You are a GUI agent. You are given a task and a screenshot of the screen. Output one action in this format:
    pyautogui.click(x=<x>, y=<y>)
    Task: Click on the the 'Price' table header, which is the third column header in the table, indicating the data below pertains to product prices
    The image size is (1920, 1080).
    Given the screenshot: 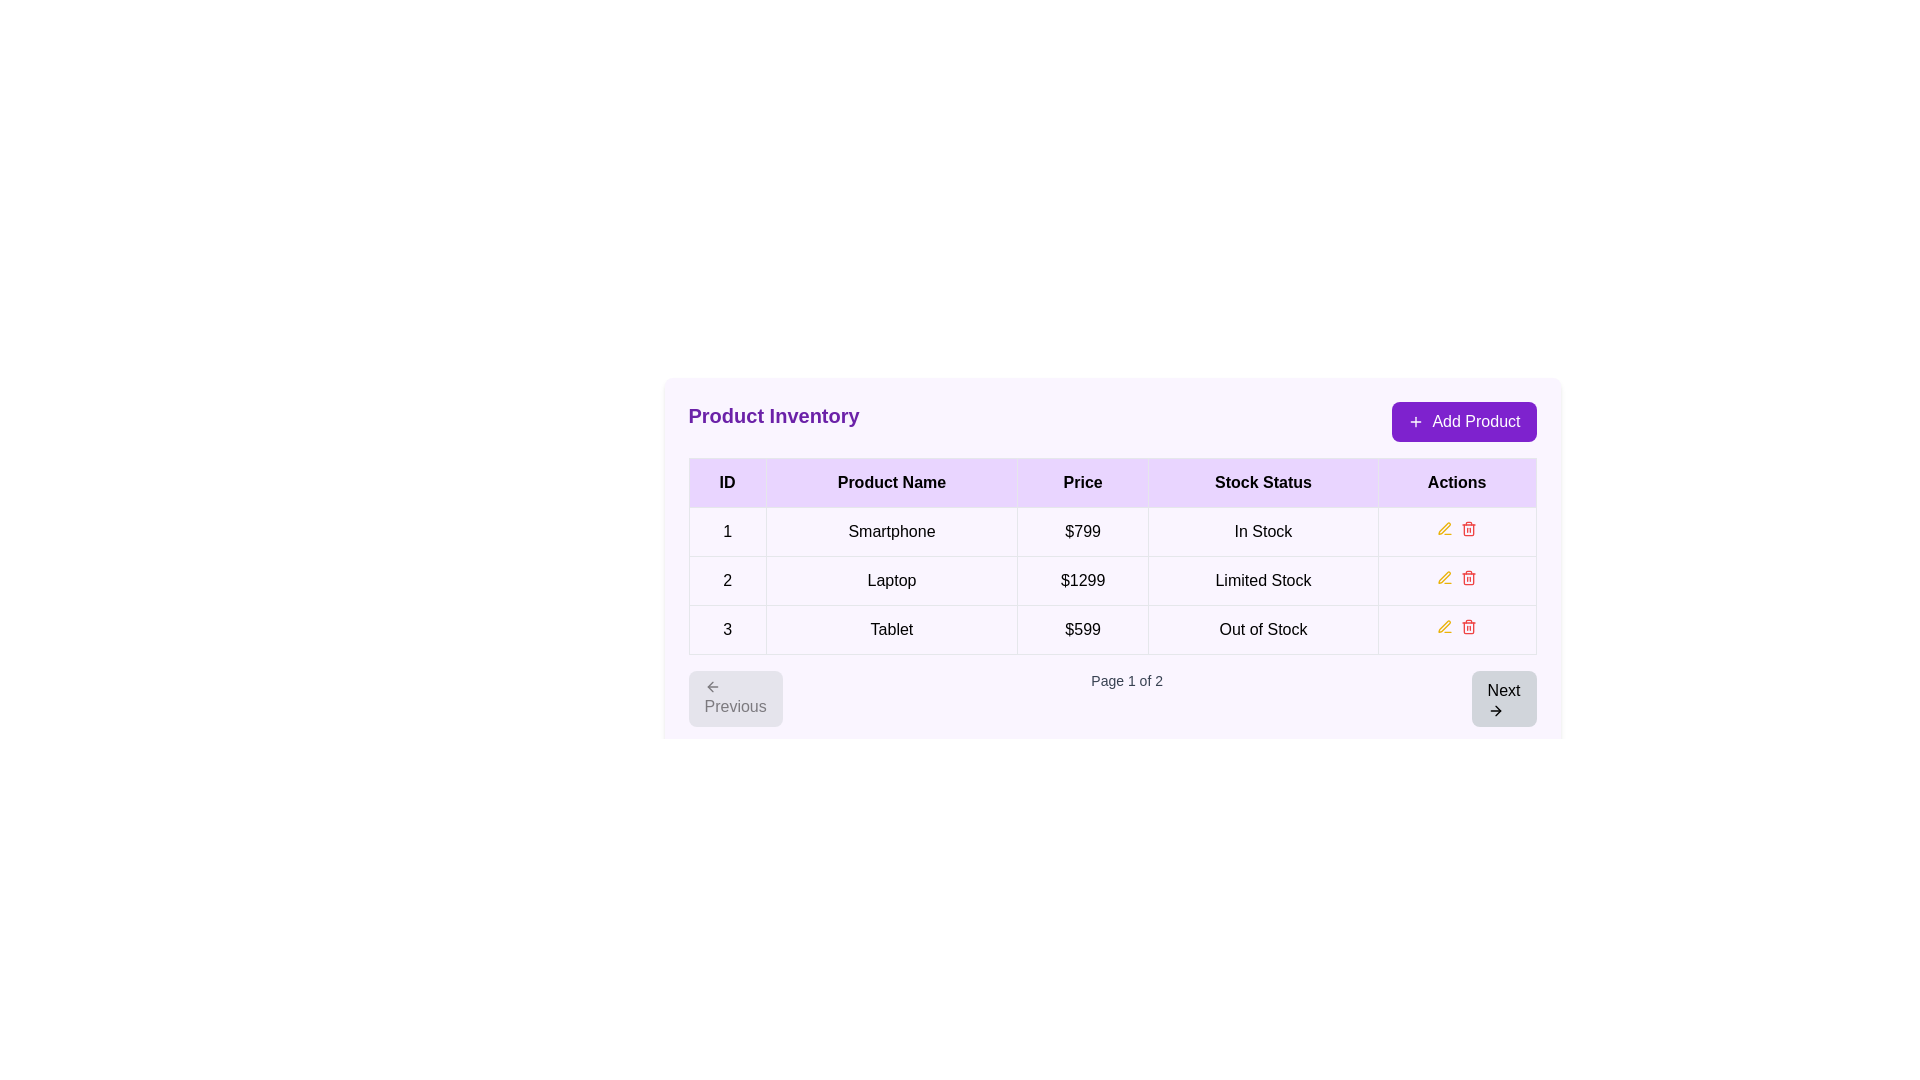 What is the action you would take?
    pyautogui.click(x=1082, y=482)
    